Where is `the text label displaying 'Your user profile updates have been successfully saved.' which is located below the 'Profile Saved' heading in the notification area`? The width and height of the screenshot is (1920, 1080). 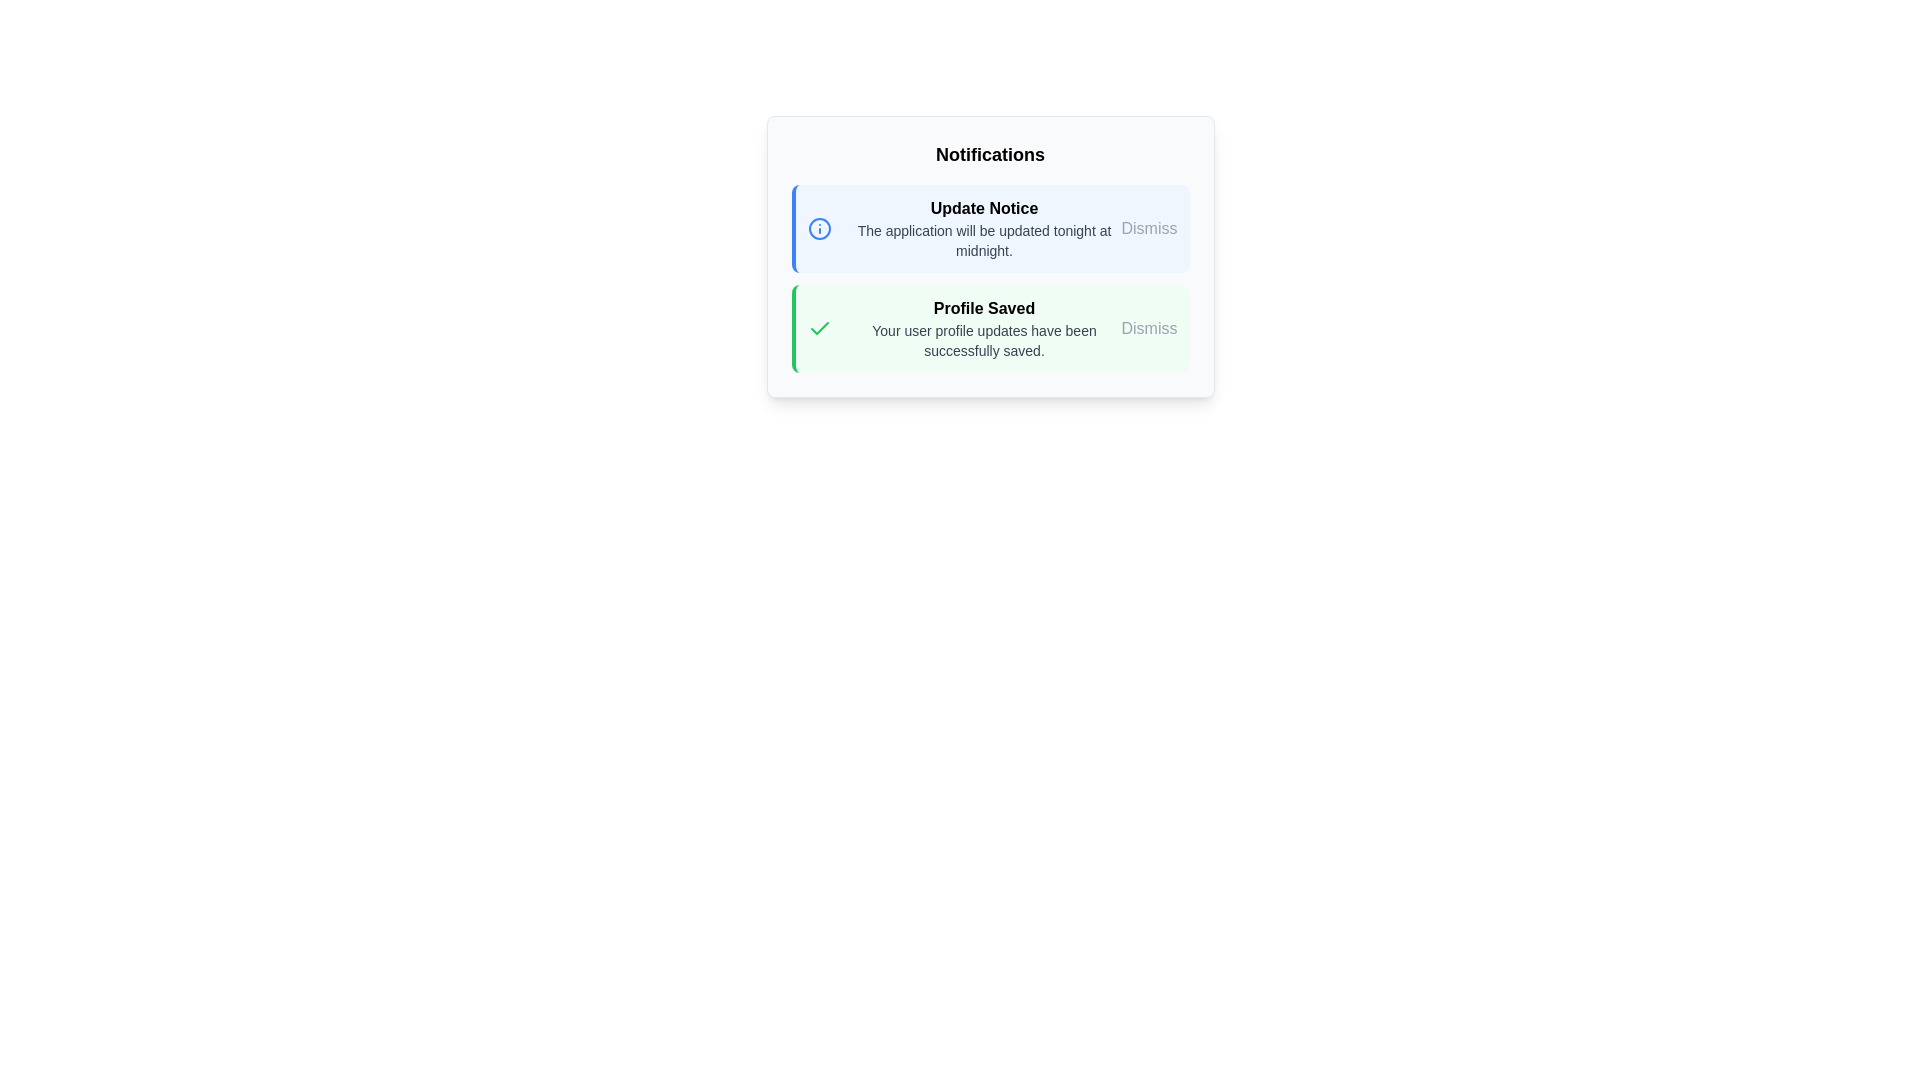 the text label displaying 'Your user profile updates have been successfully saved.' which is located below the 'Profile Saved' heading in the notification area is located at coordinates (984, 339).